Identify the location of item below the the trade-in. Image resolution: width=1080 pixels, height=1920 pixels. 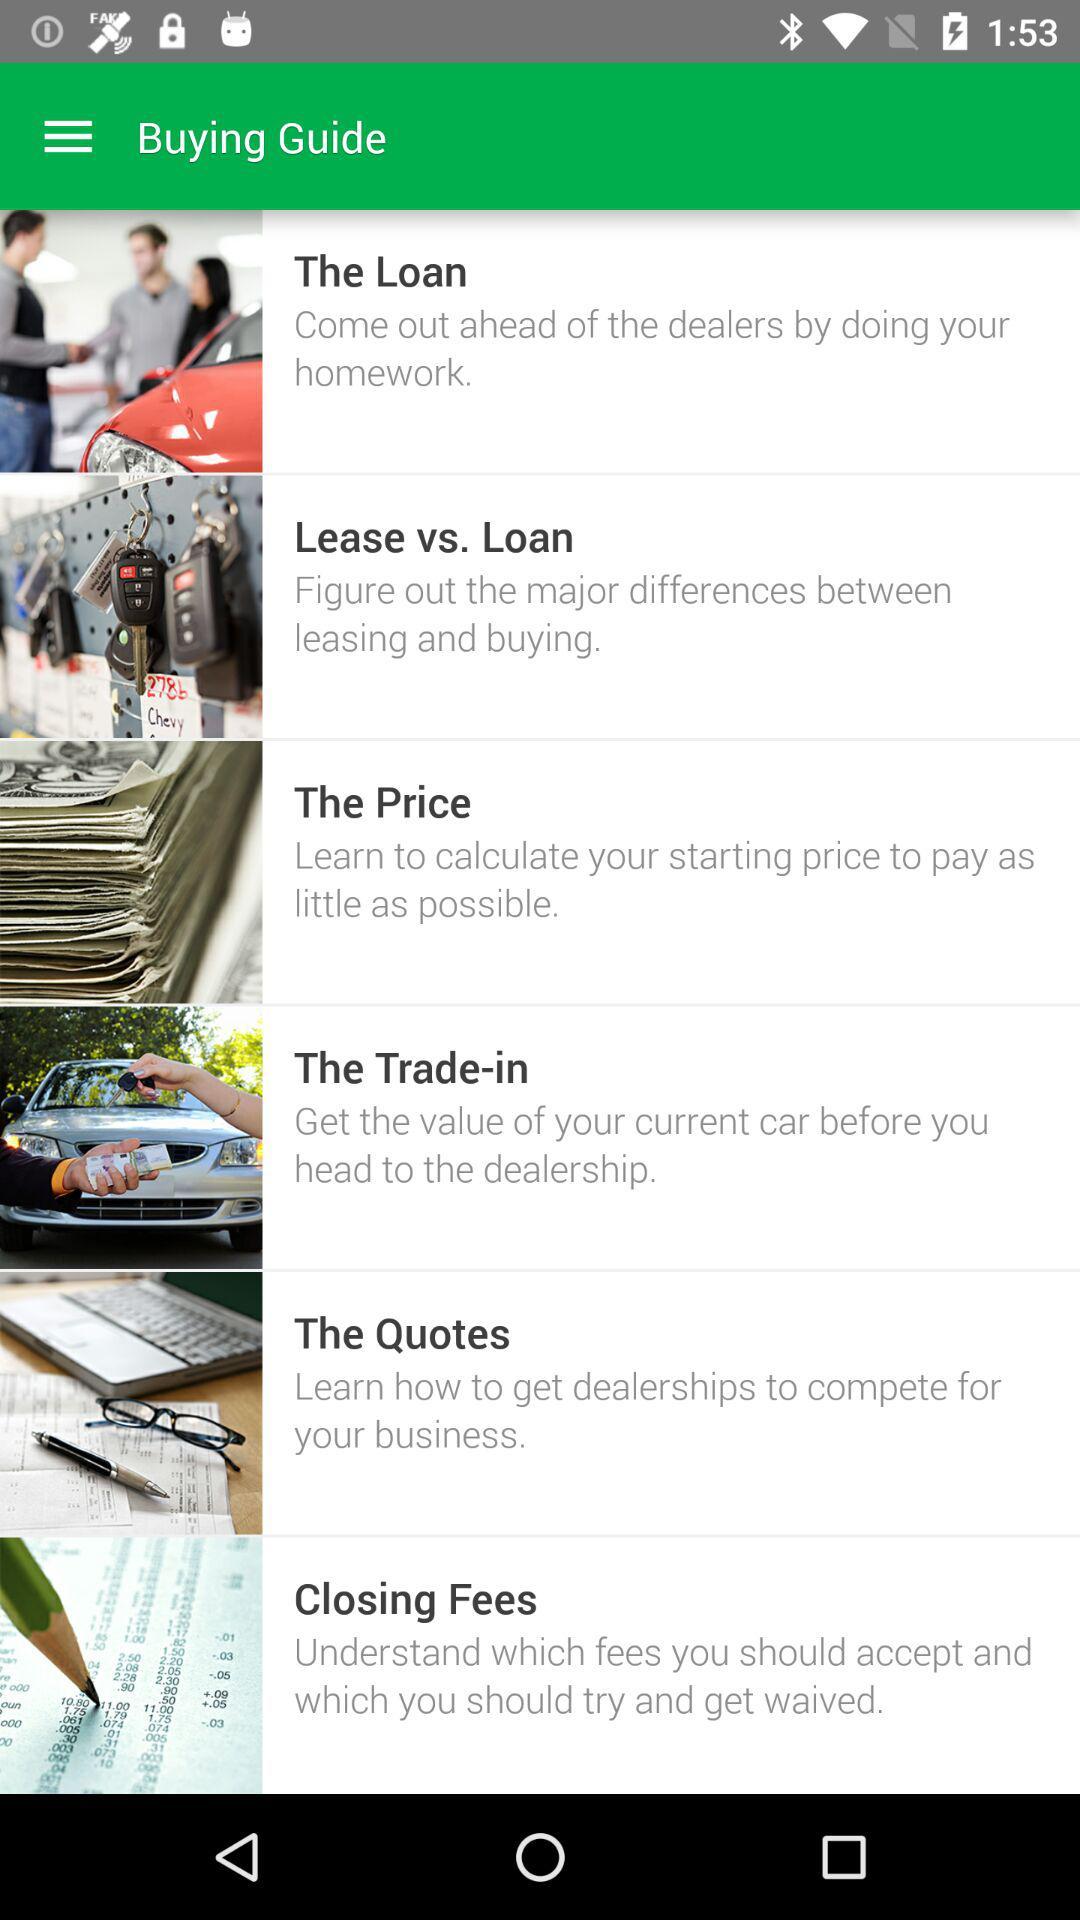
(671, 1143).